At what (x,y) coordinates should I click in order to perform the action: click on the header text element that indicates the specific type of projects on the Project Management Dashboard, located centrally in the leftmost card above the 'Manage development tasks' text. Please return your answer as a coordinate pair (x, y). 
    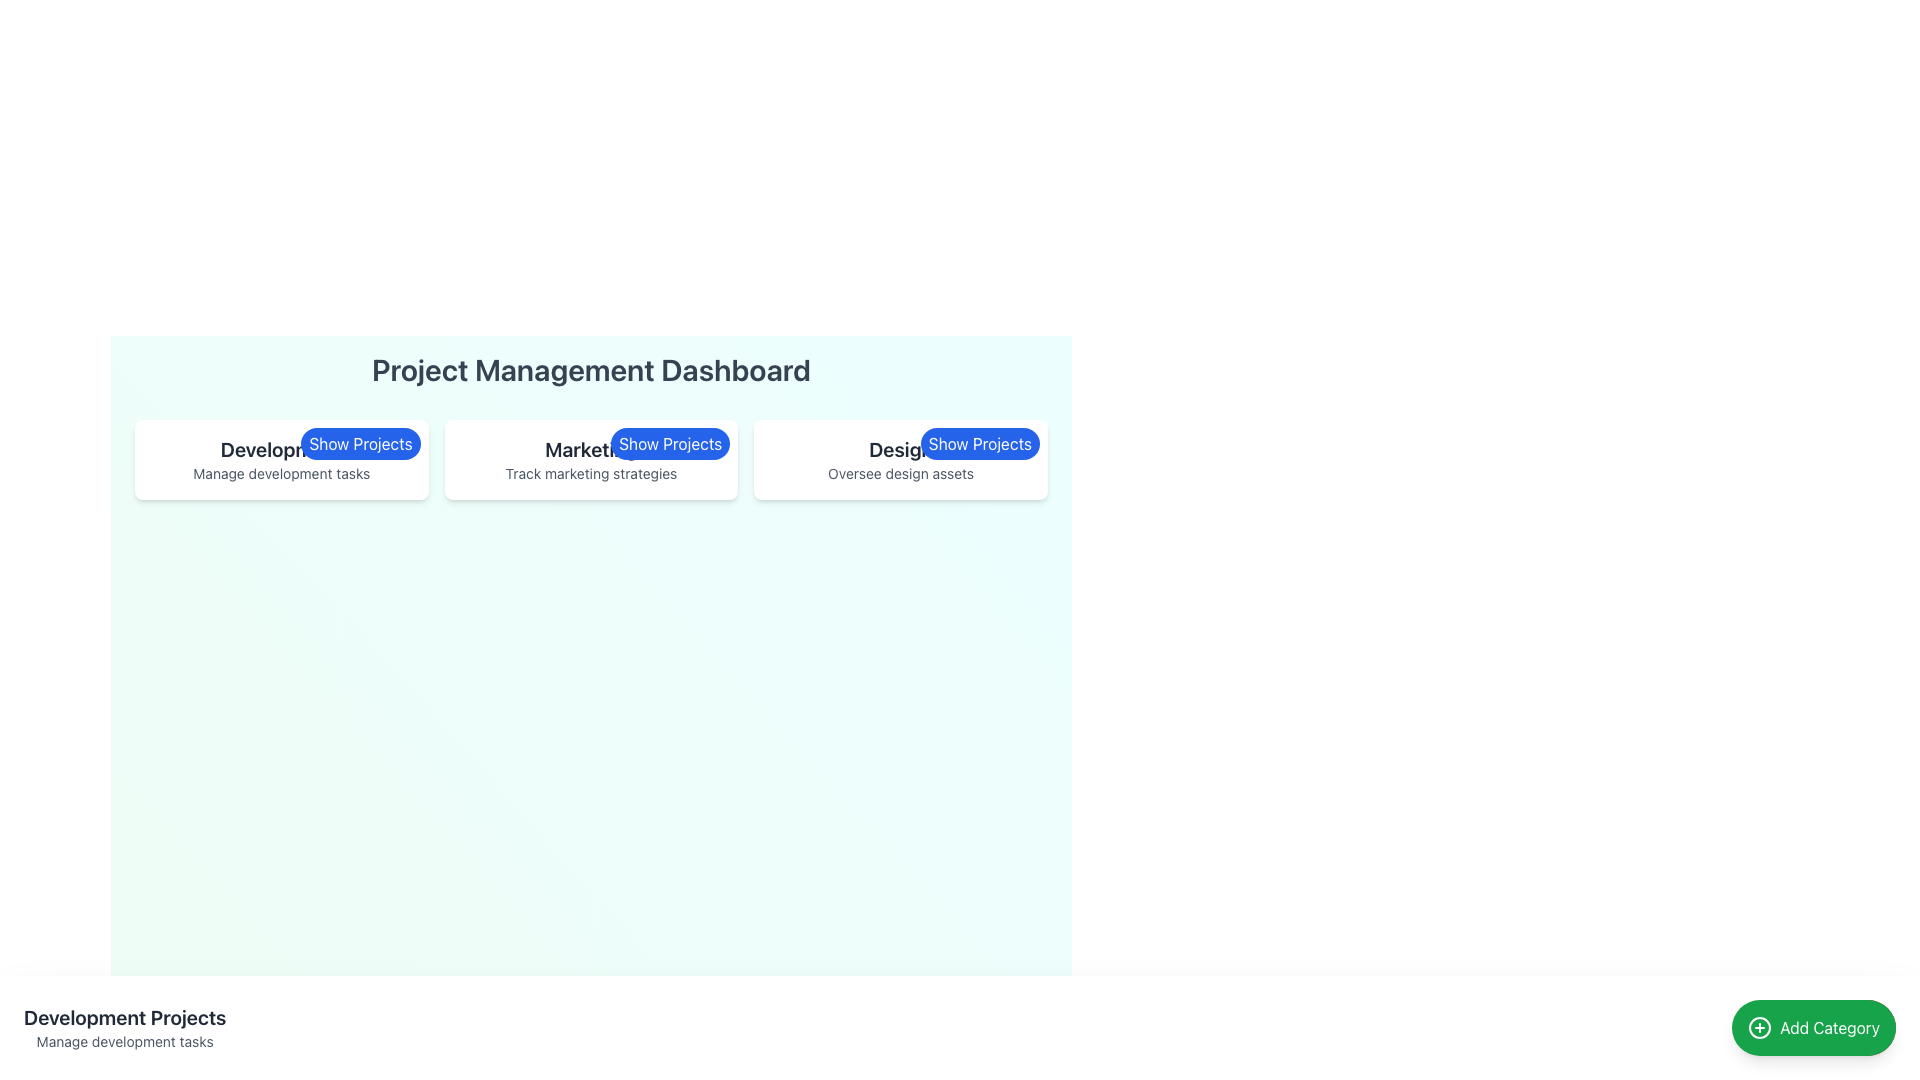
    Looking at the image, I should click on (124, 1018).